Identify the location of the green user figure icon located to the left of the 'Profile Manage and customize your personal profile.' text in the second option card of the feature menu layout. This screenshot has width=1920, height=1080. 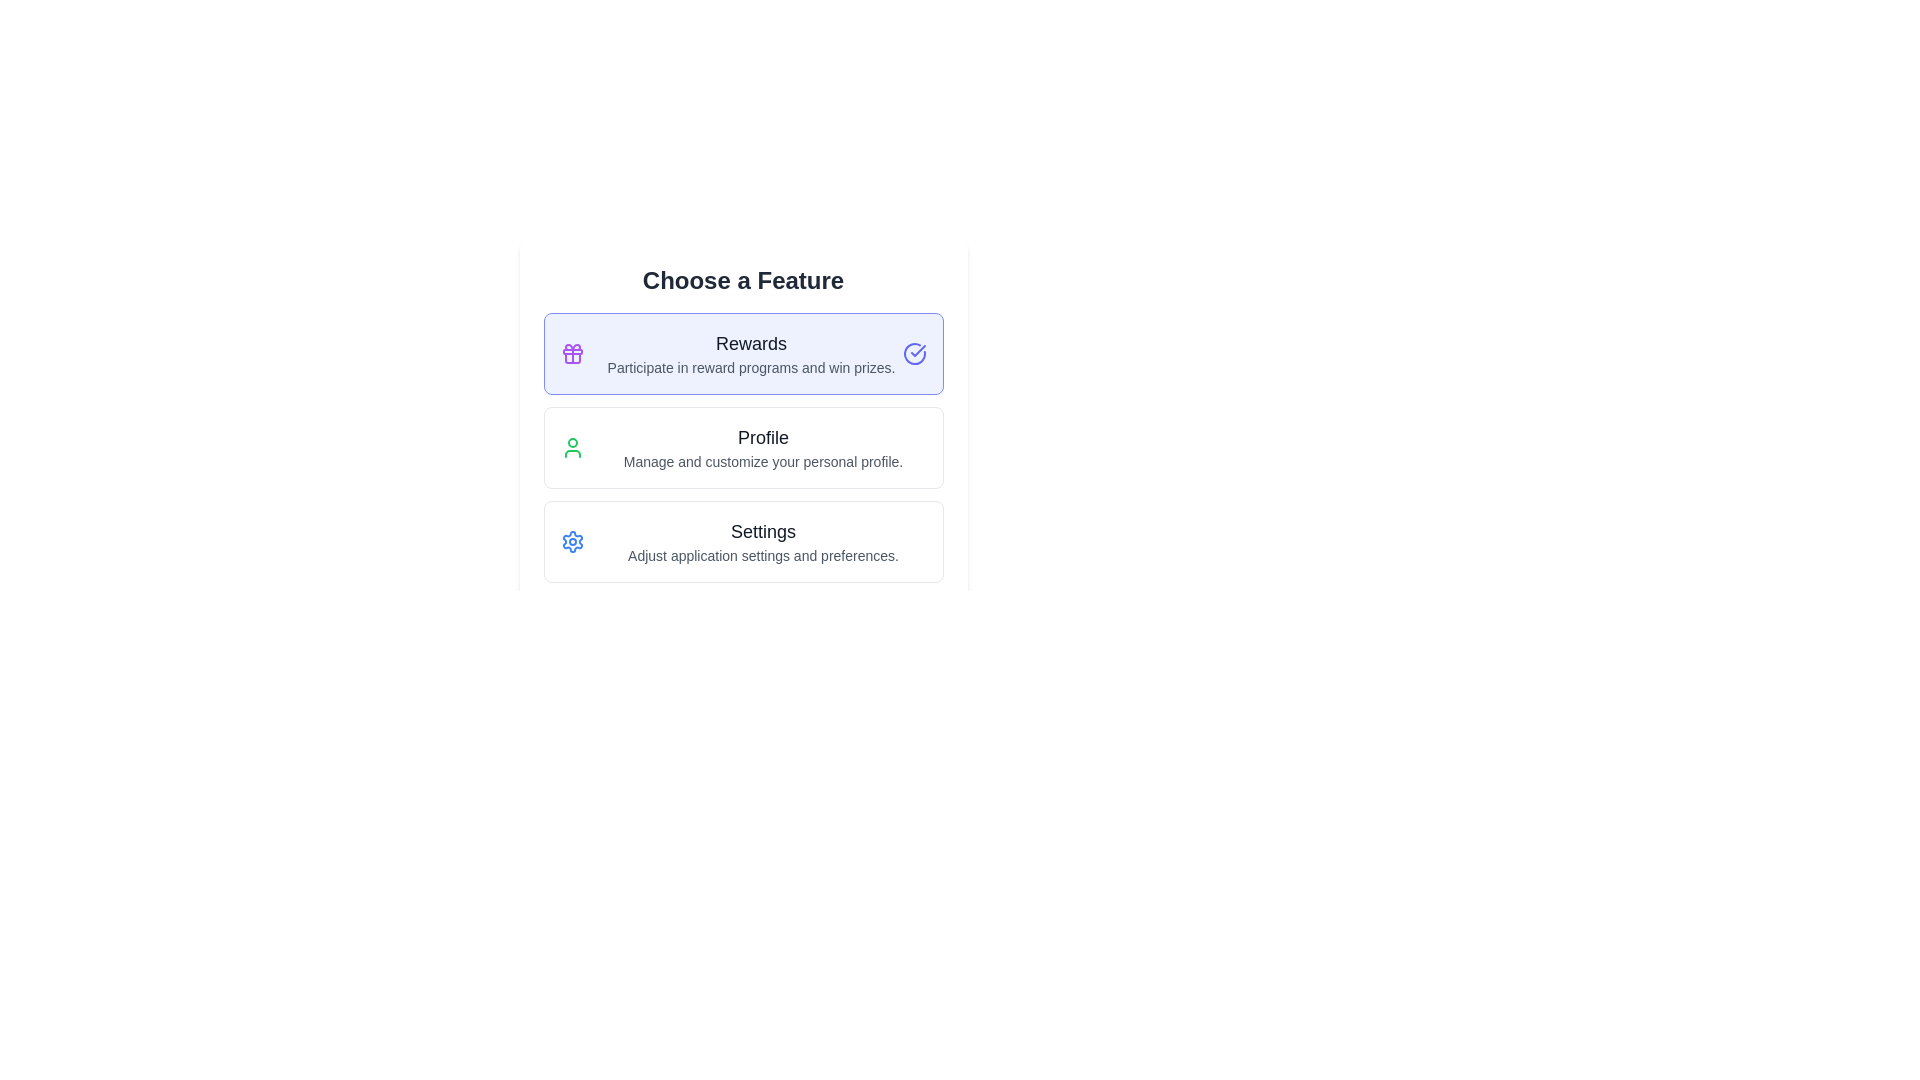
(571, 446).